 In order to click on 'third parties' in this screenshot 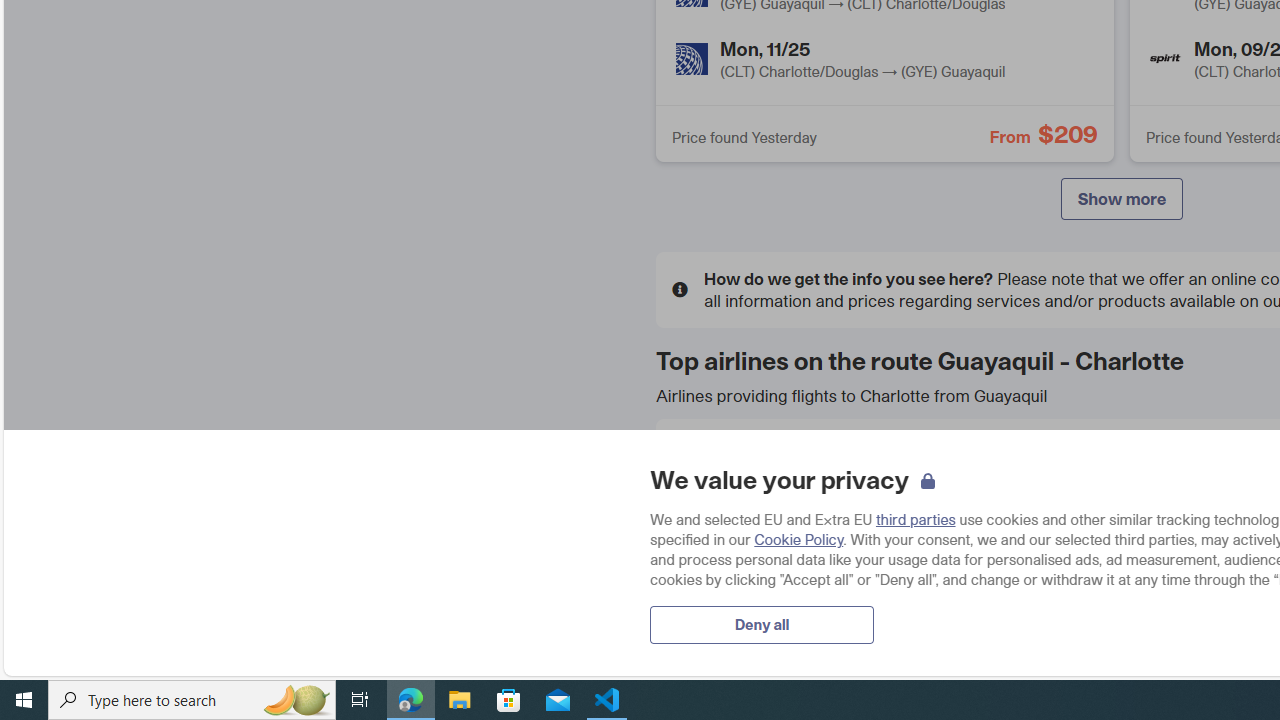, I will do `click(914, 518)`.